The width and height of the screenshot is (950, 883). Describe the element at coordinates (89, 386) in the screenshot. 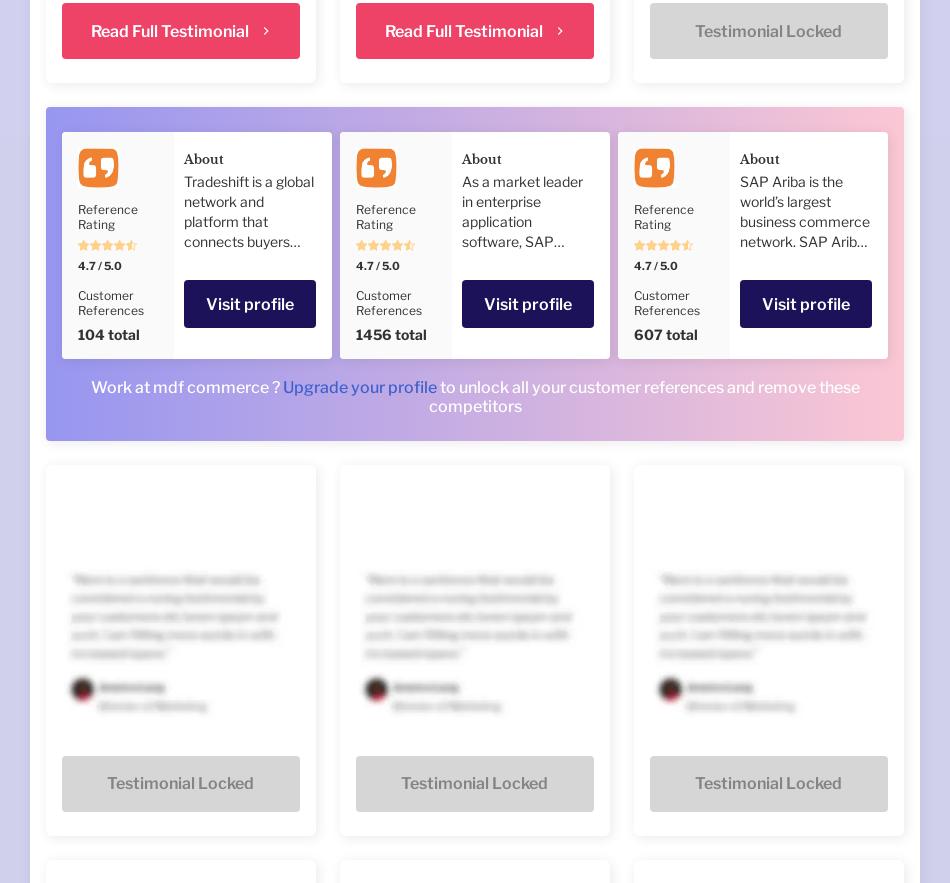

I see `'Work at mdf commerce ?'` at that location.